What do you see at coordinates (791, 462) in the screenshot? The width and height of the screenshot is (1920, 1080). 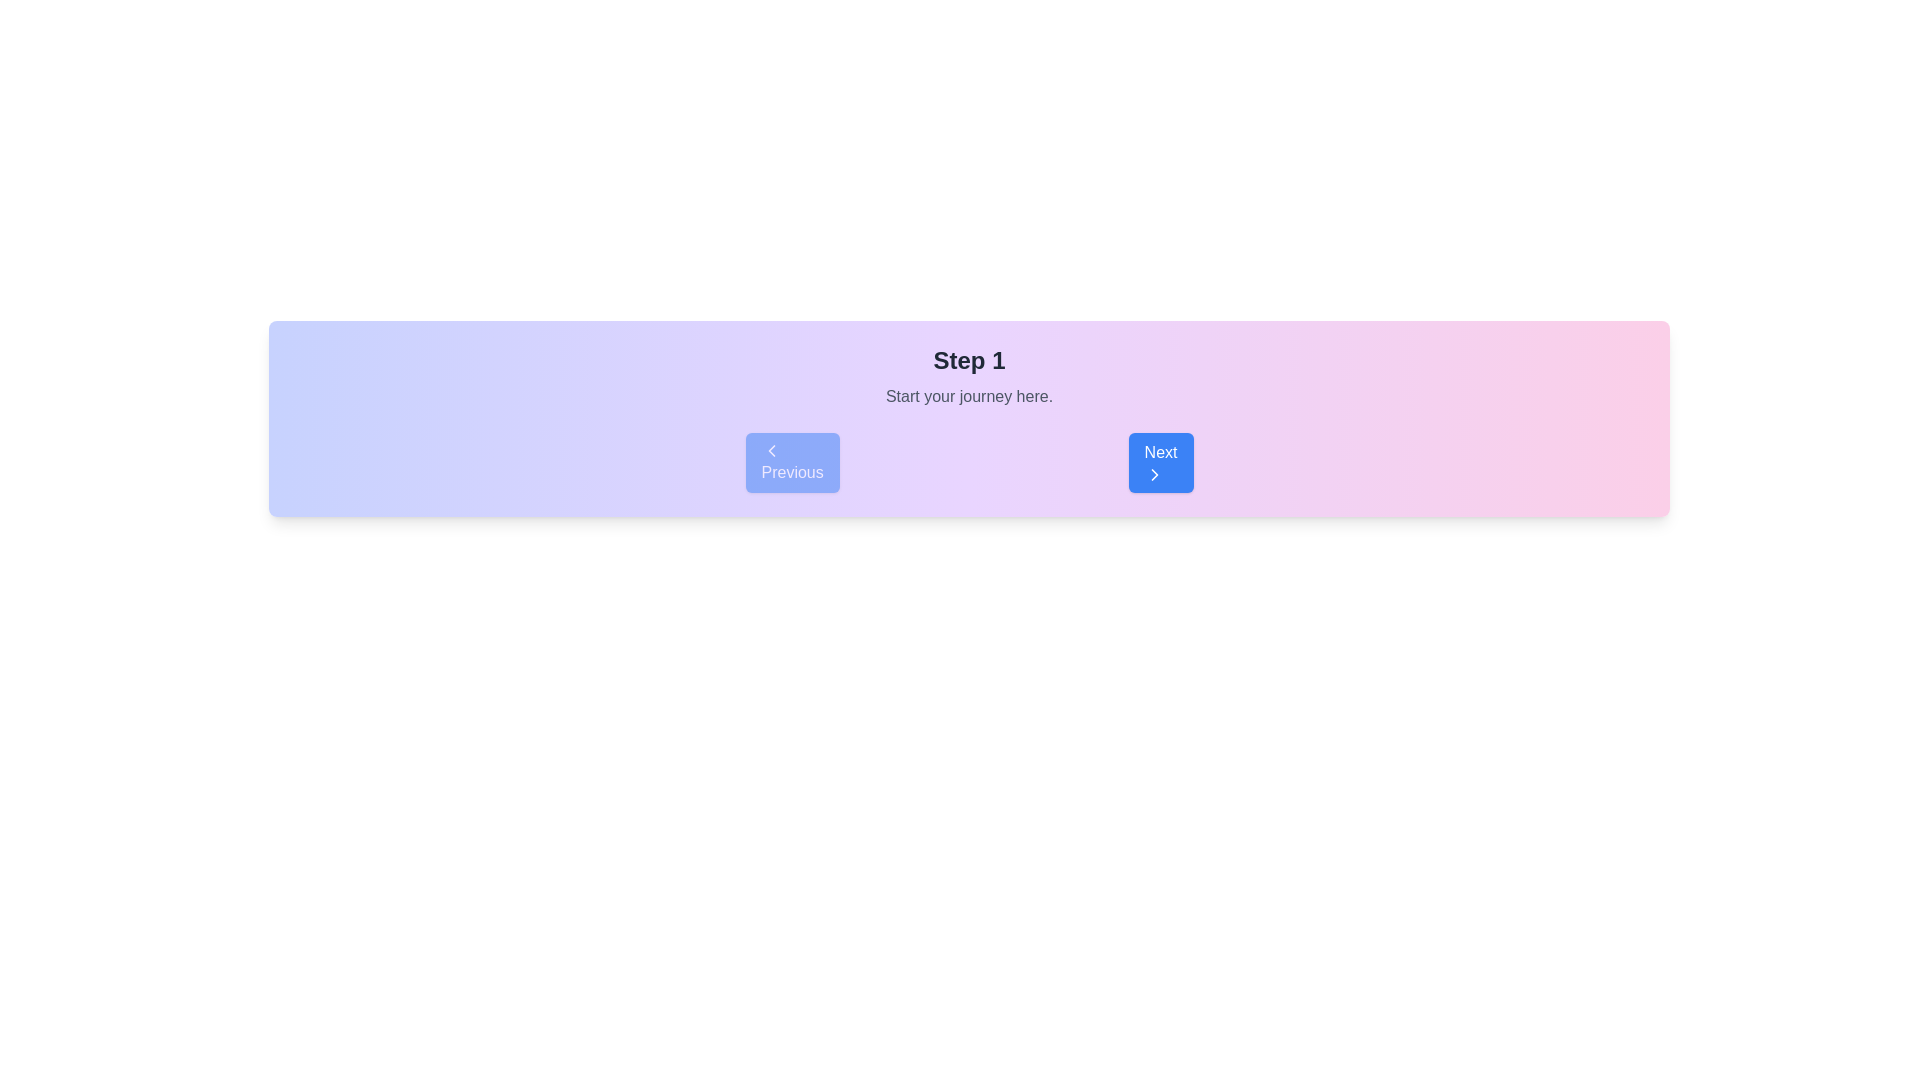 I see `the 'Previous' button, which is a rectangular button with a blue background and white text reading 'Previous', located centrally in the interface, to the left of the 'Next' button` at bounding box center [791, 462].